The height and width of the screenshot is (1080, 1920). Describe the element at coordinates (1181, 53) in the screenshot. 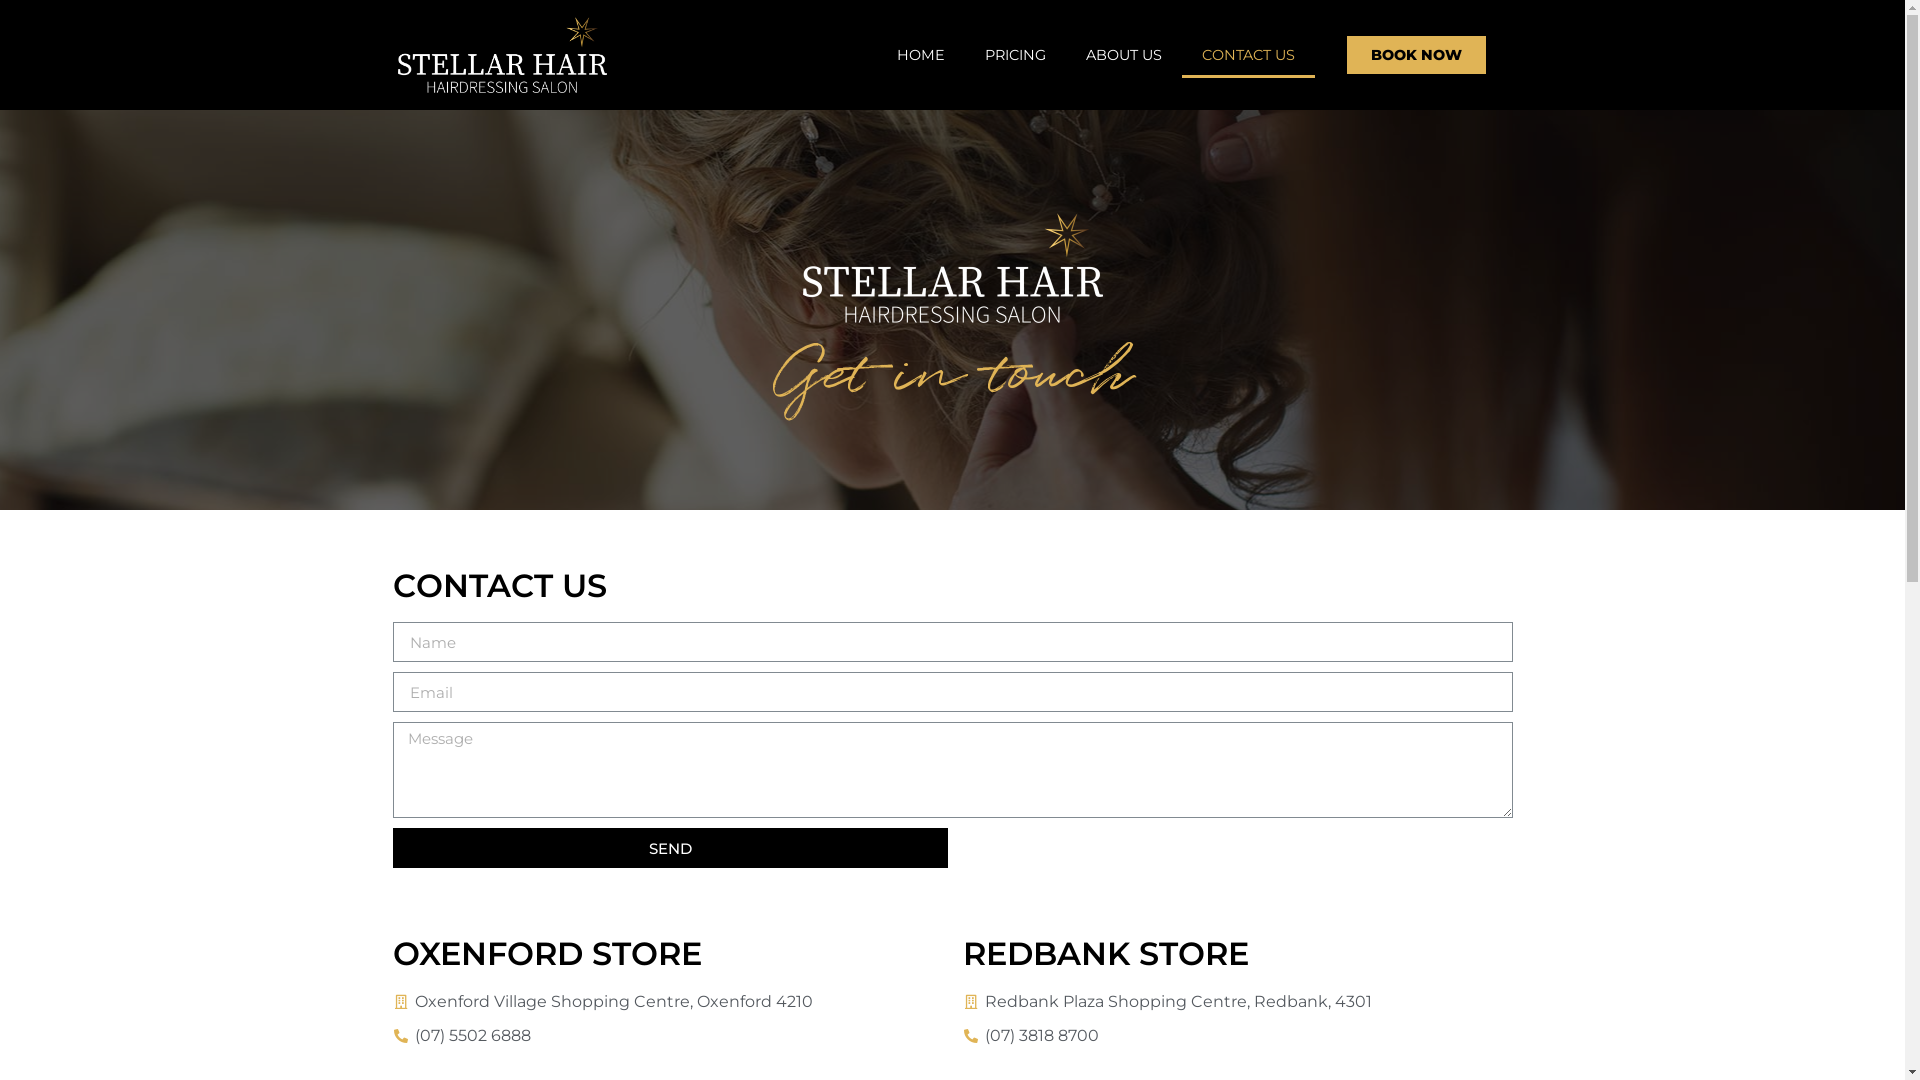

I see `'CONTACT US'` at that location.